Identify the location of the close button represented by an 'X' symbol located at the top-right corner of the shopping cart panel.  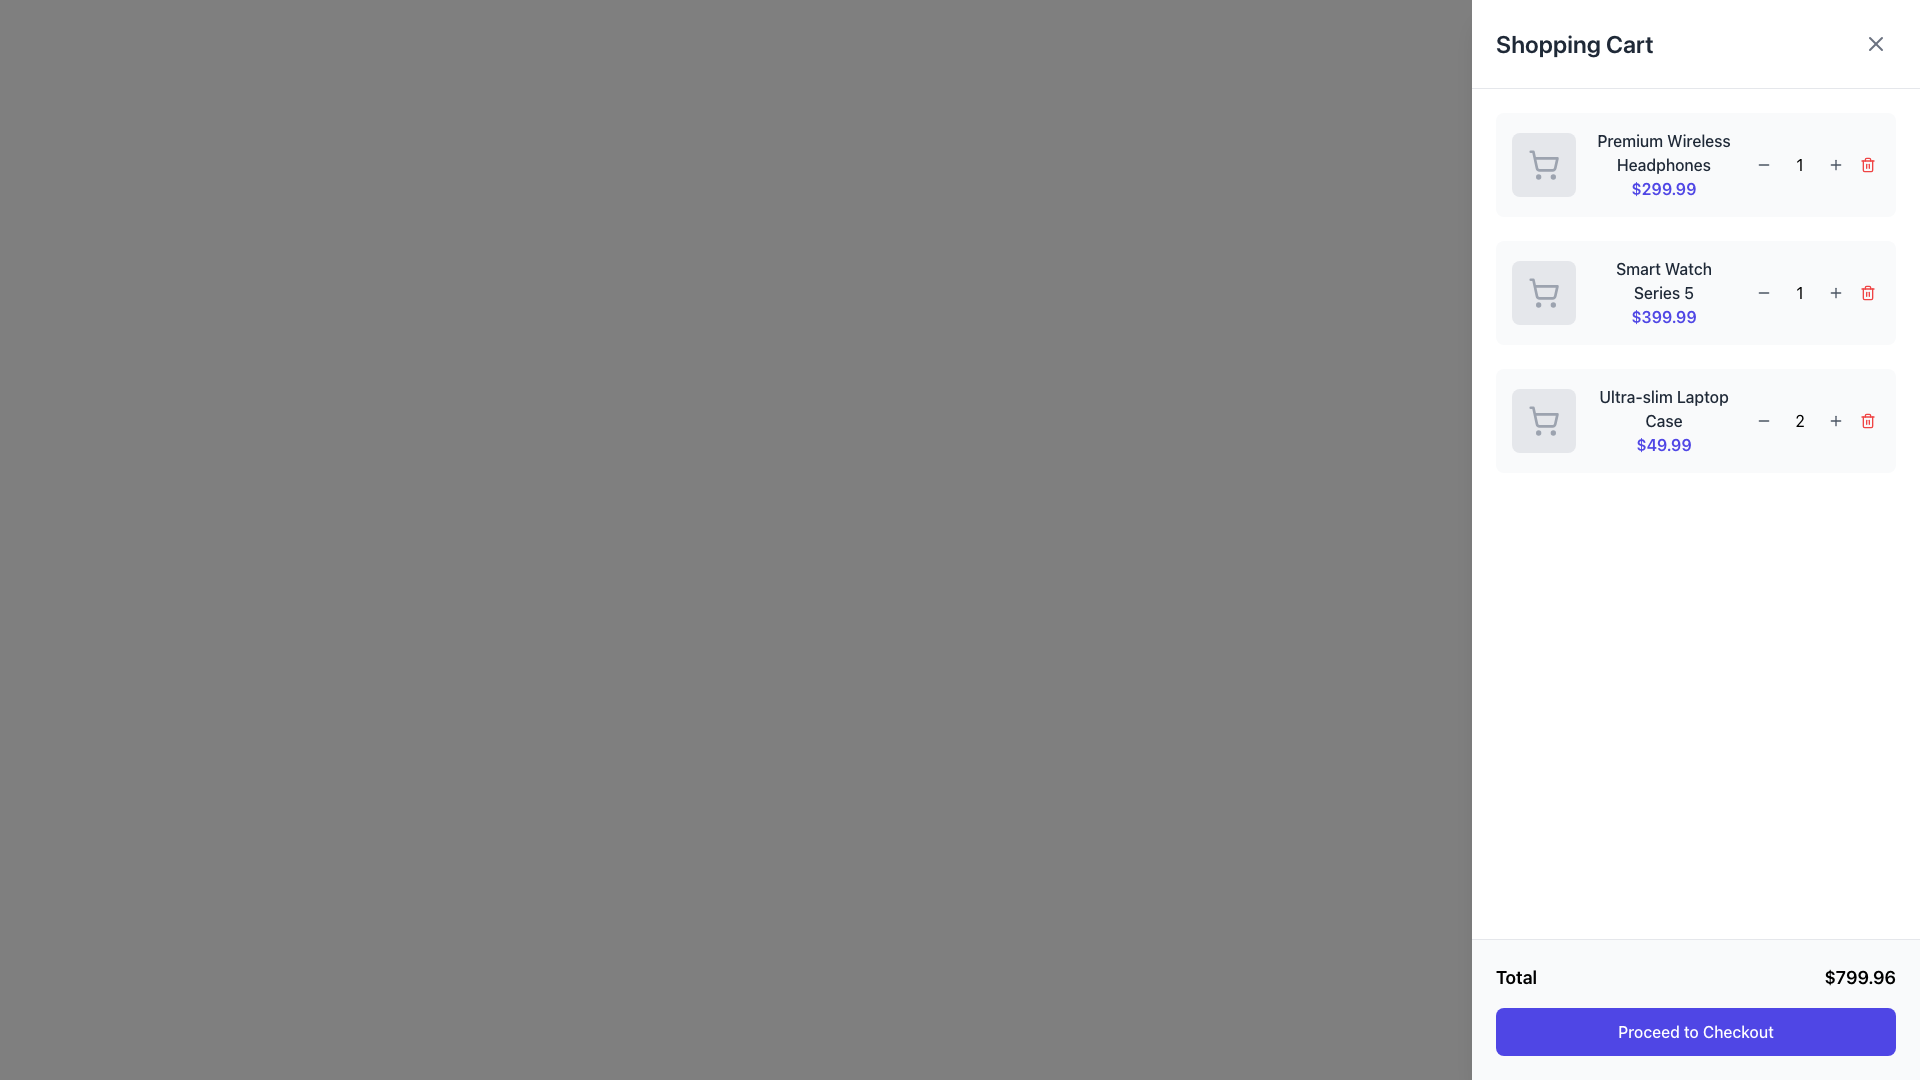
(1875, 43).